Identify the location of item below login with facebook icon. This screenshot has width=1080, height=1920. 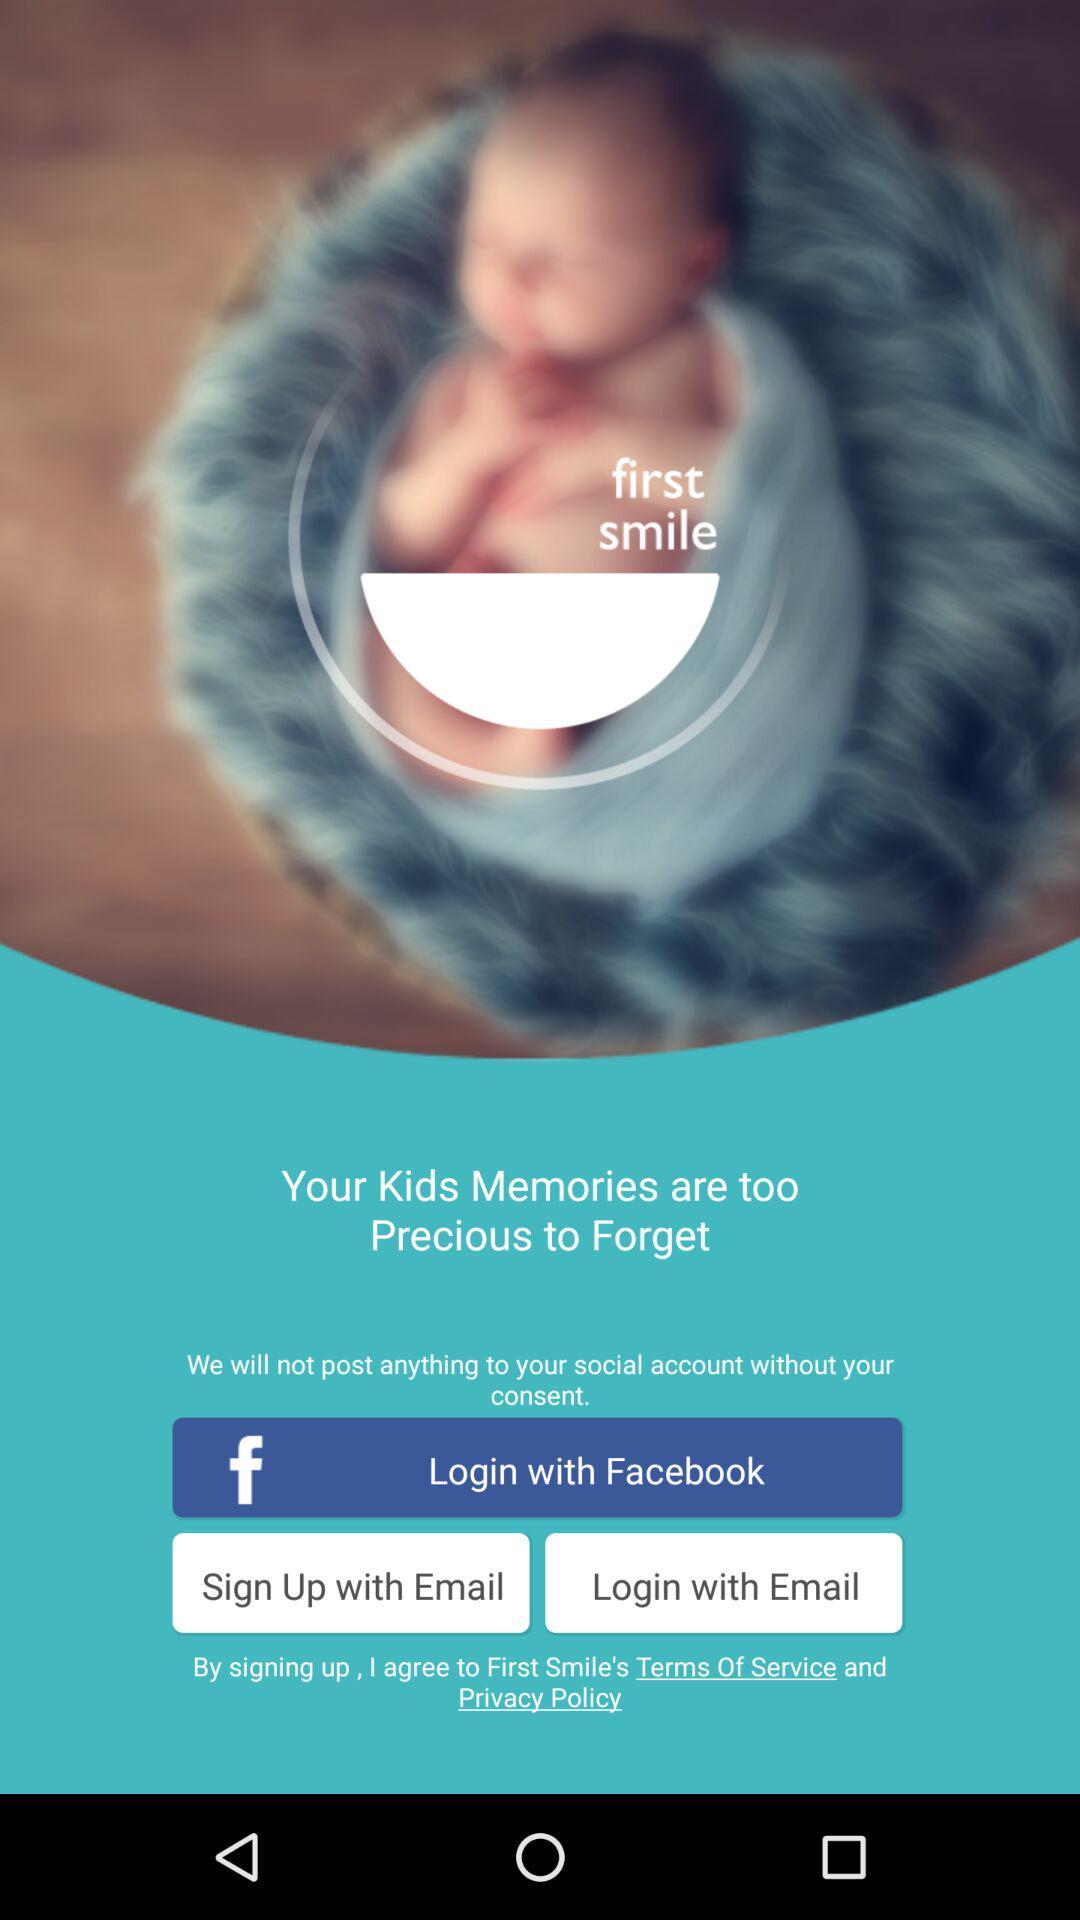
(352, 1584).